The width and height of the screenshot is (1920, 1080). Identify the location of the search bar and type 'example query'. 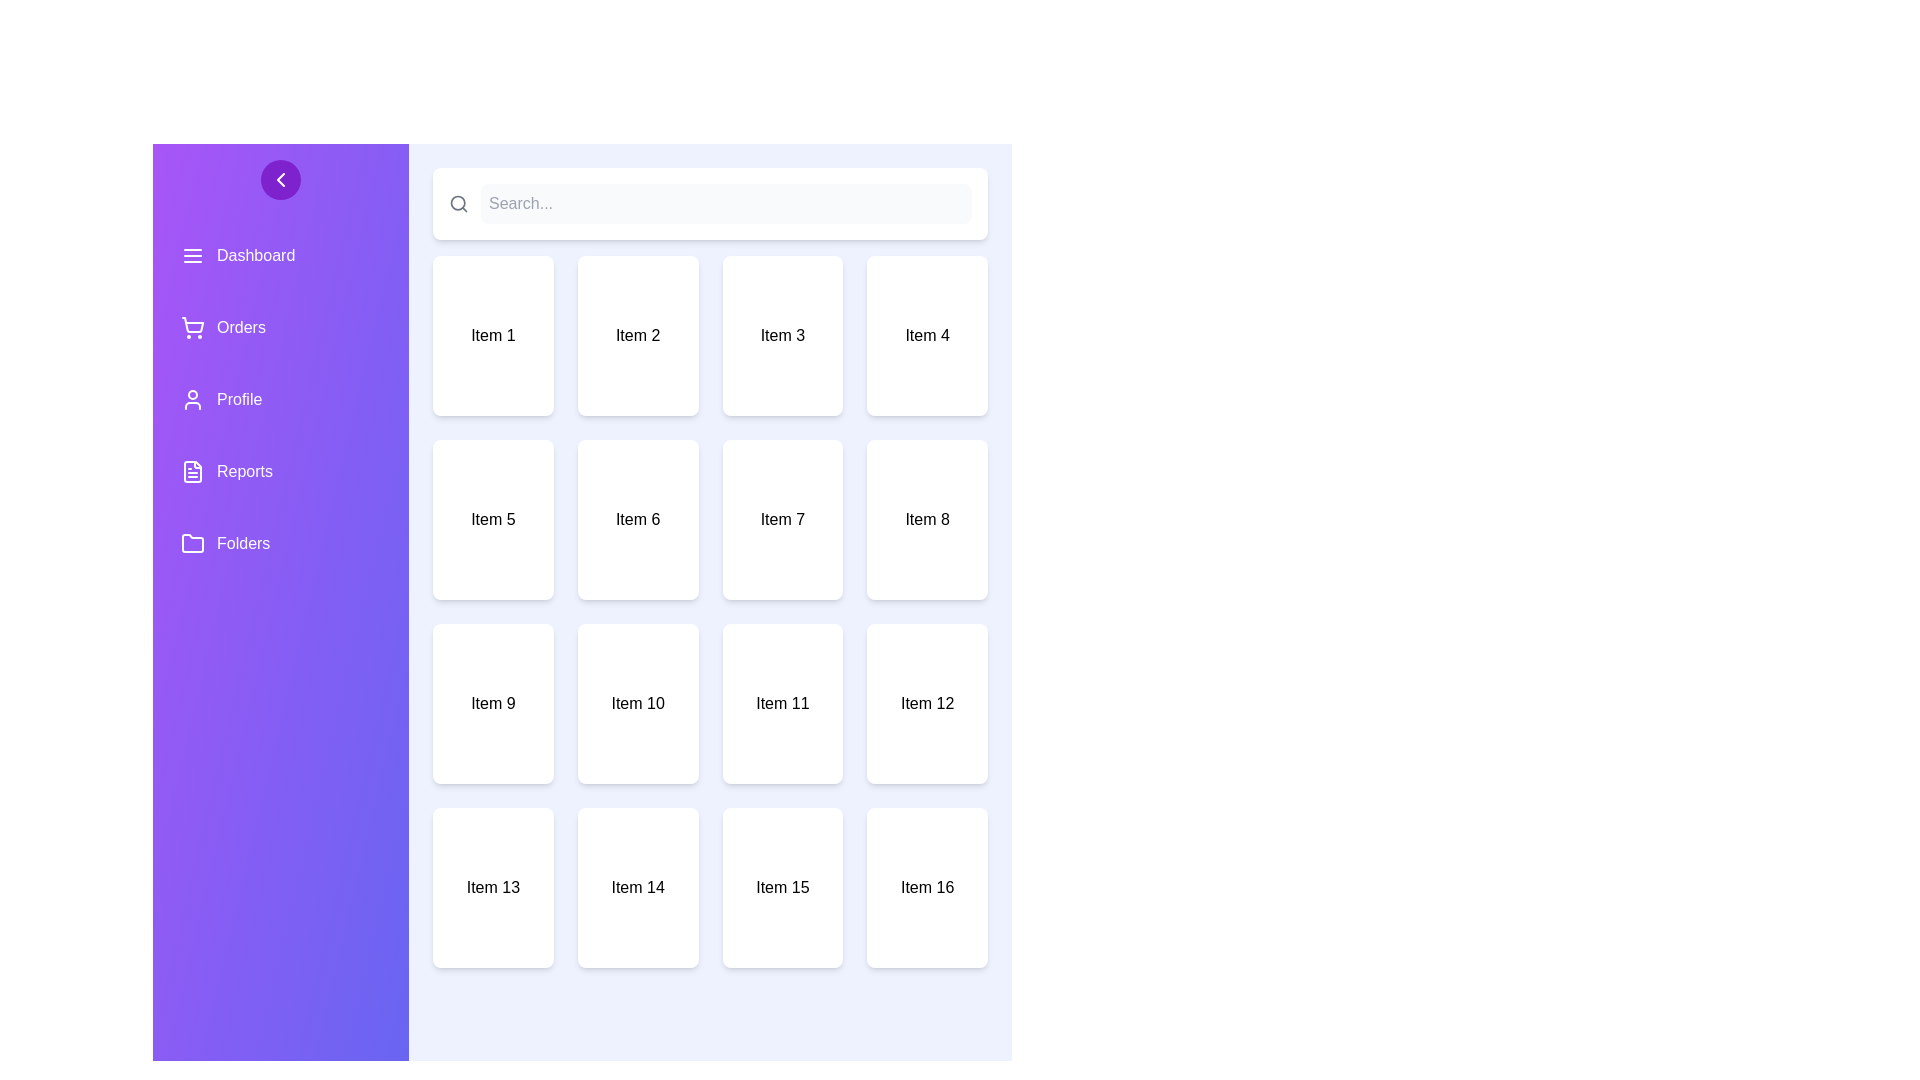
(725, 204).